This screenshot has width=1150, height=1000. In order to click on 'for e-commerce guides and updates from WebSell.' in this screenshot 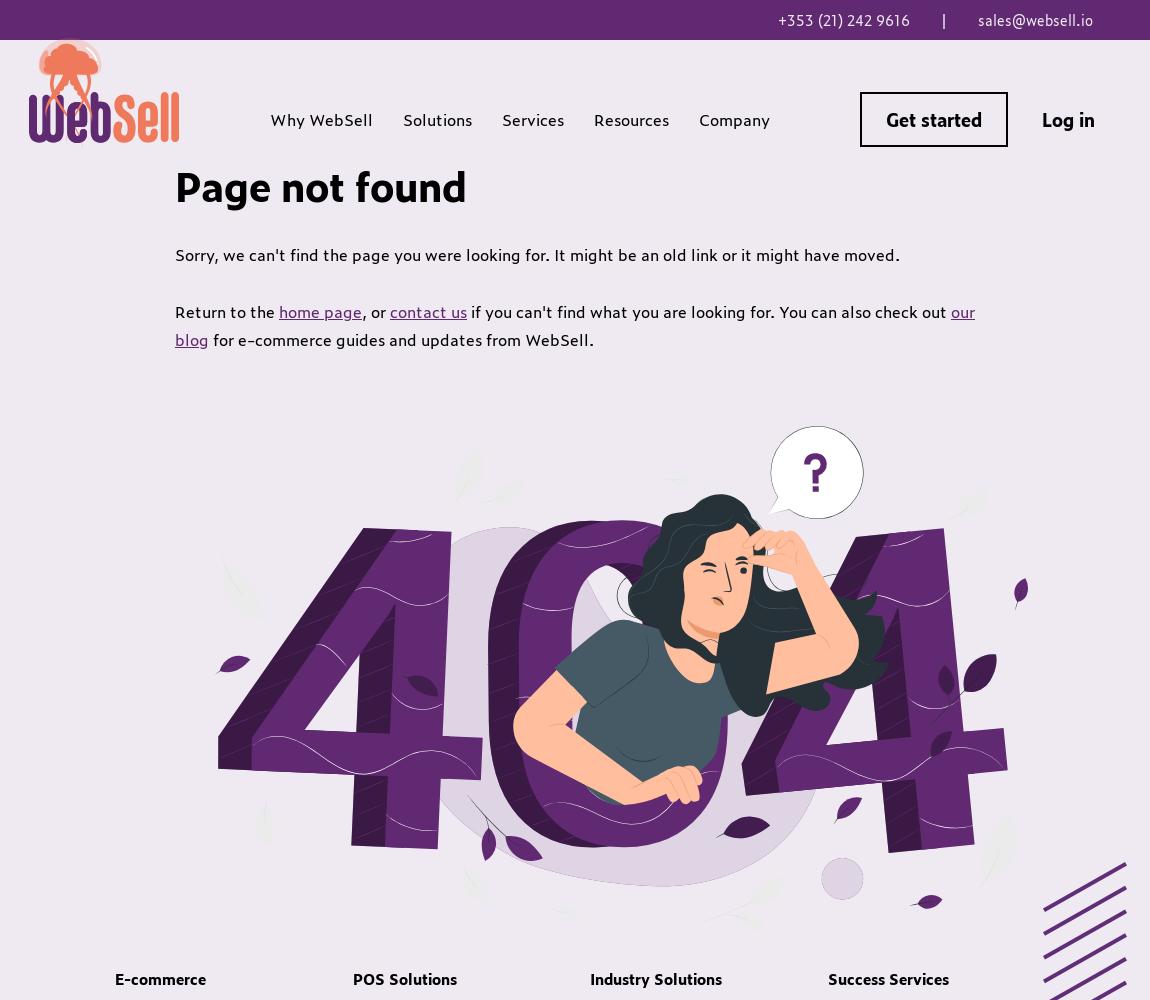, I will do `click(401, 337)`.